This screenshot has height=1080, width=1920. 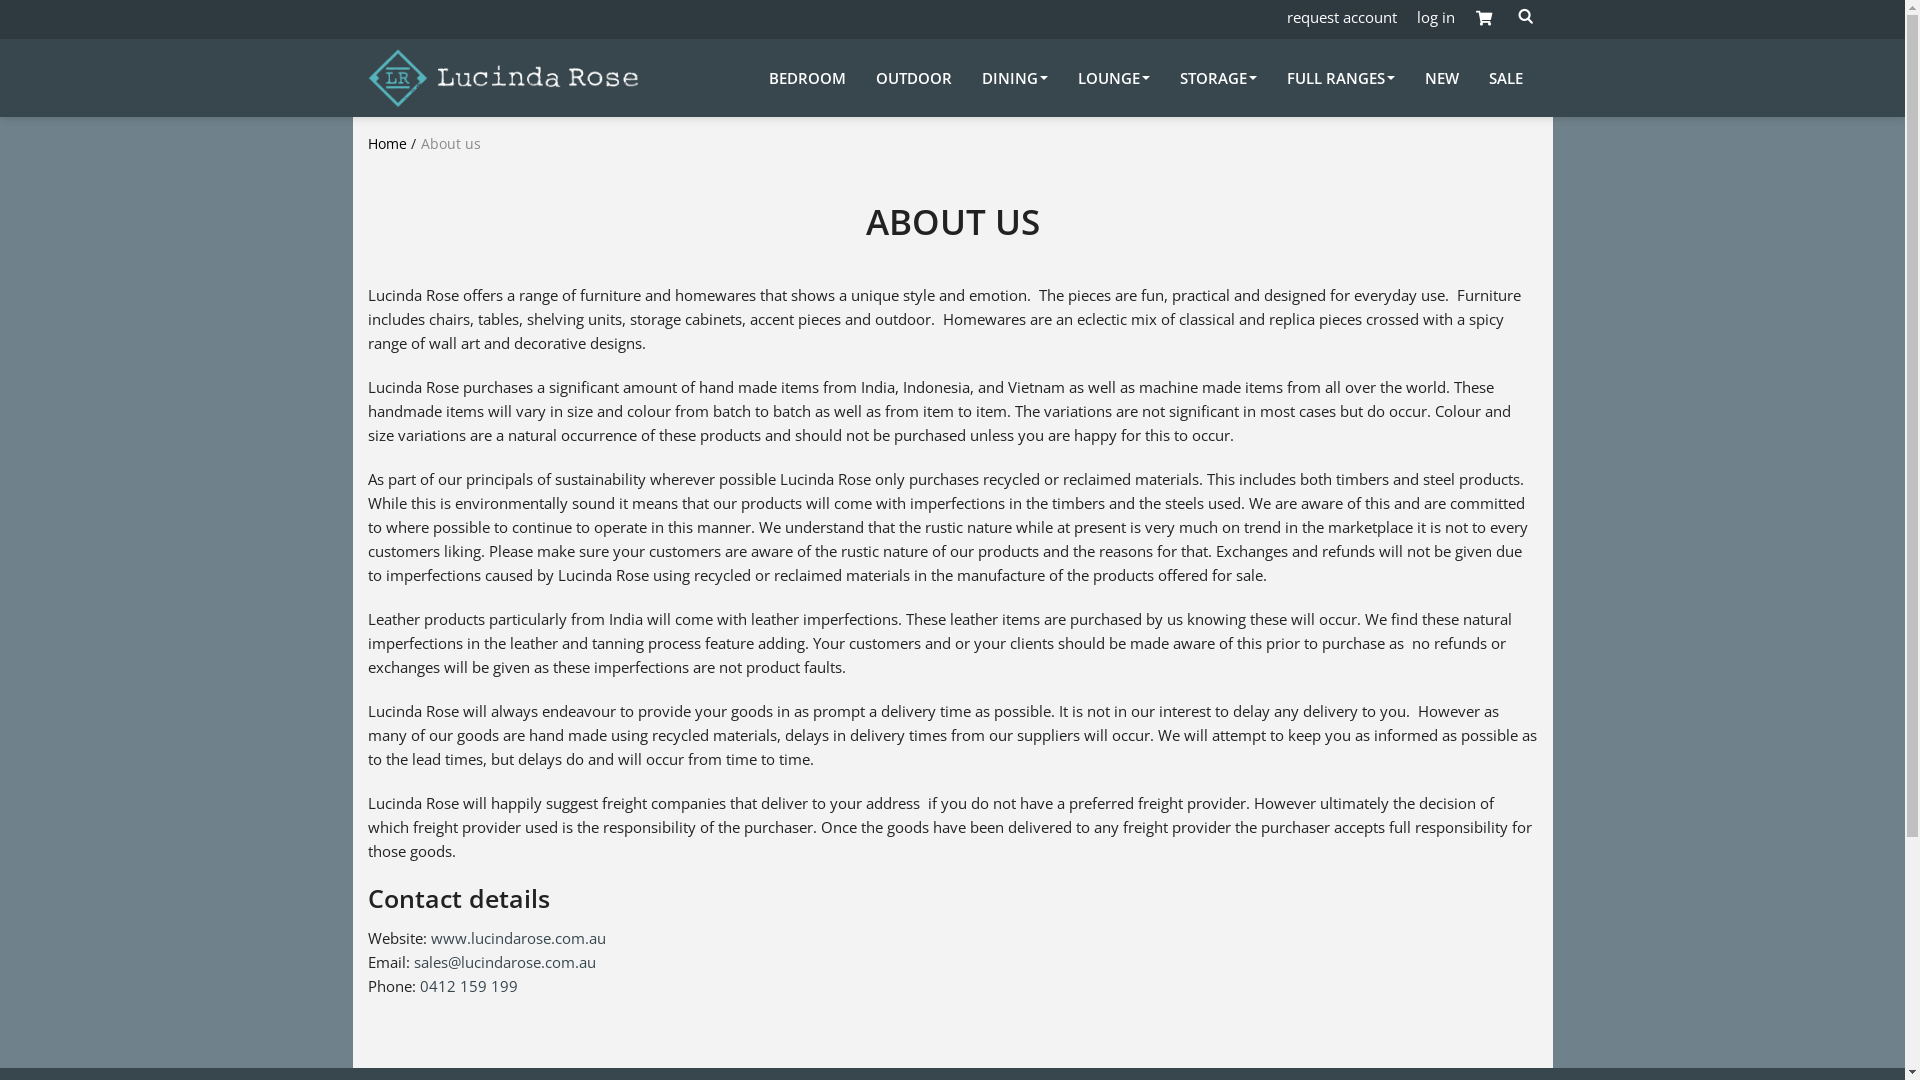 I want to click on 'SALE', so click(x=1505, y=76).